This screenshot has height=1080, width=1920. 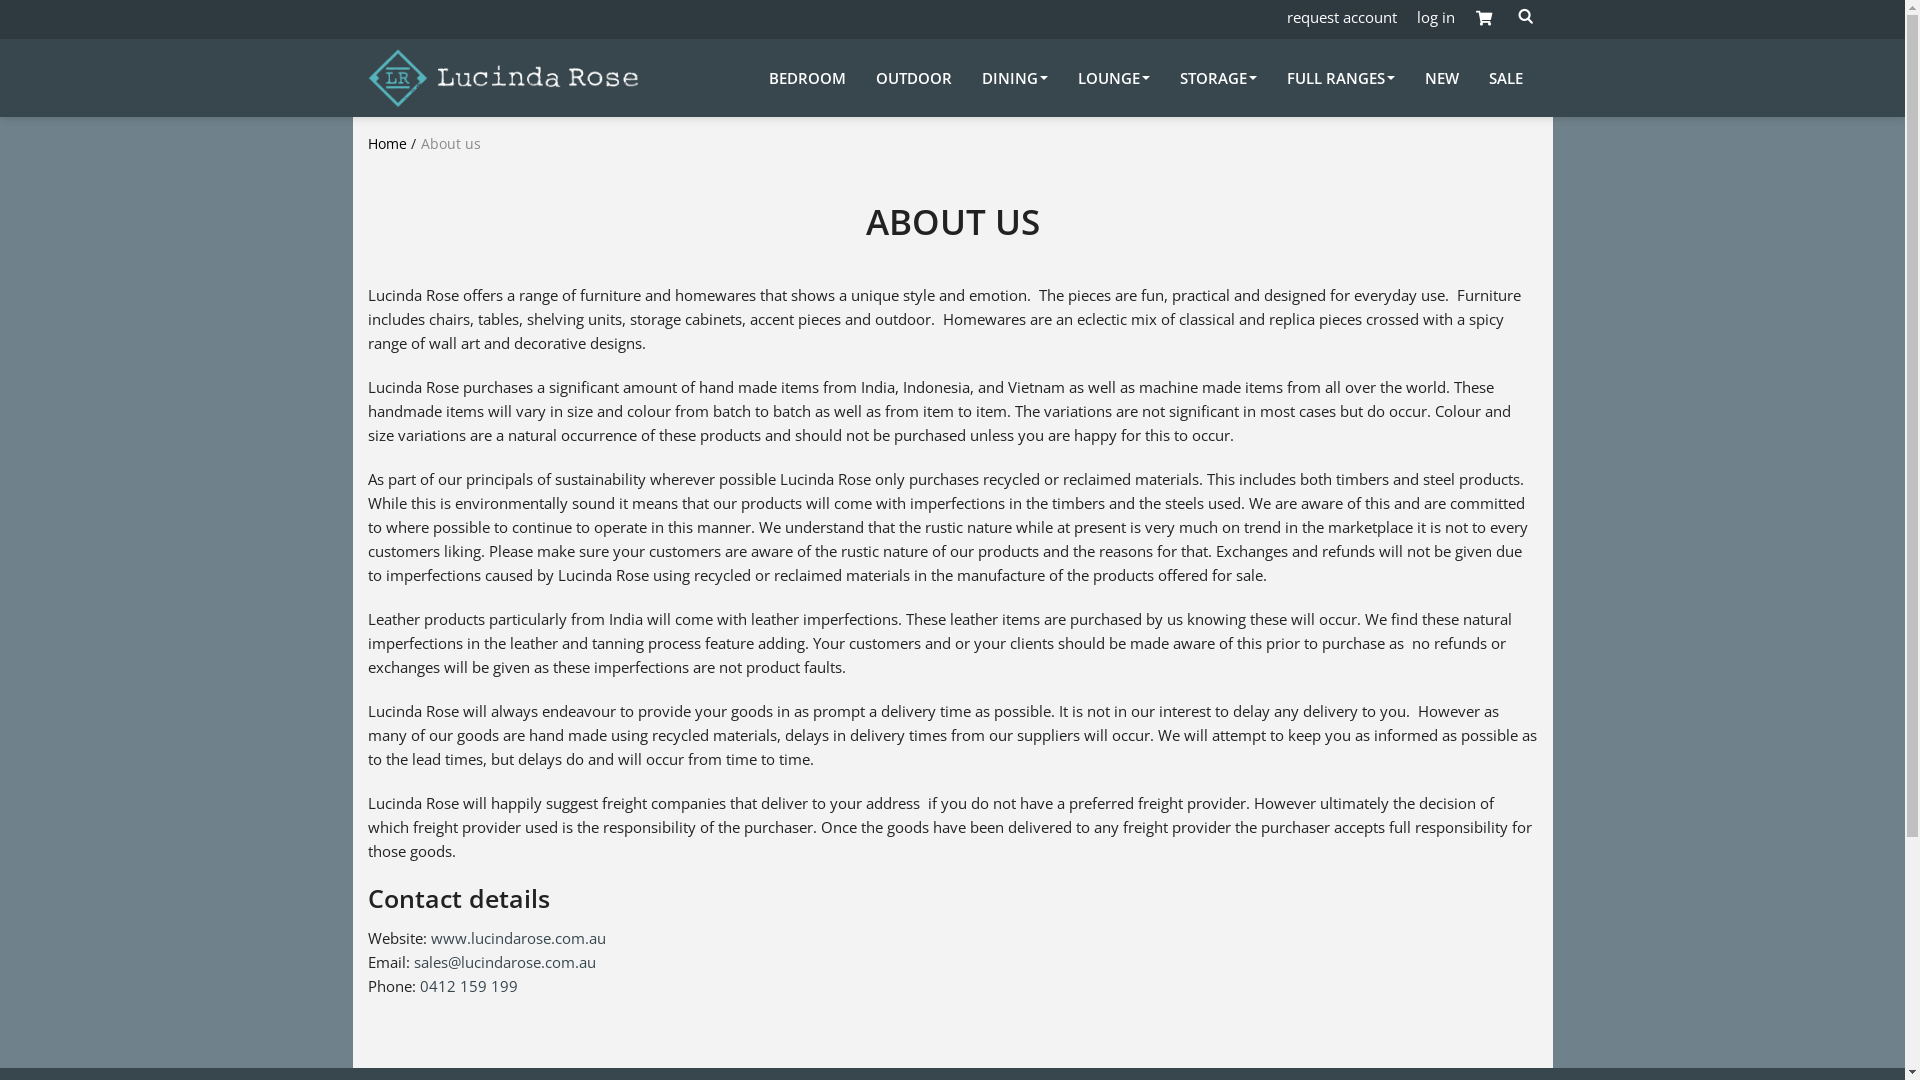 I want to click on 'SALE', so click(x=1505, y=76).